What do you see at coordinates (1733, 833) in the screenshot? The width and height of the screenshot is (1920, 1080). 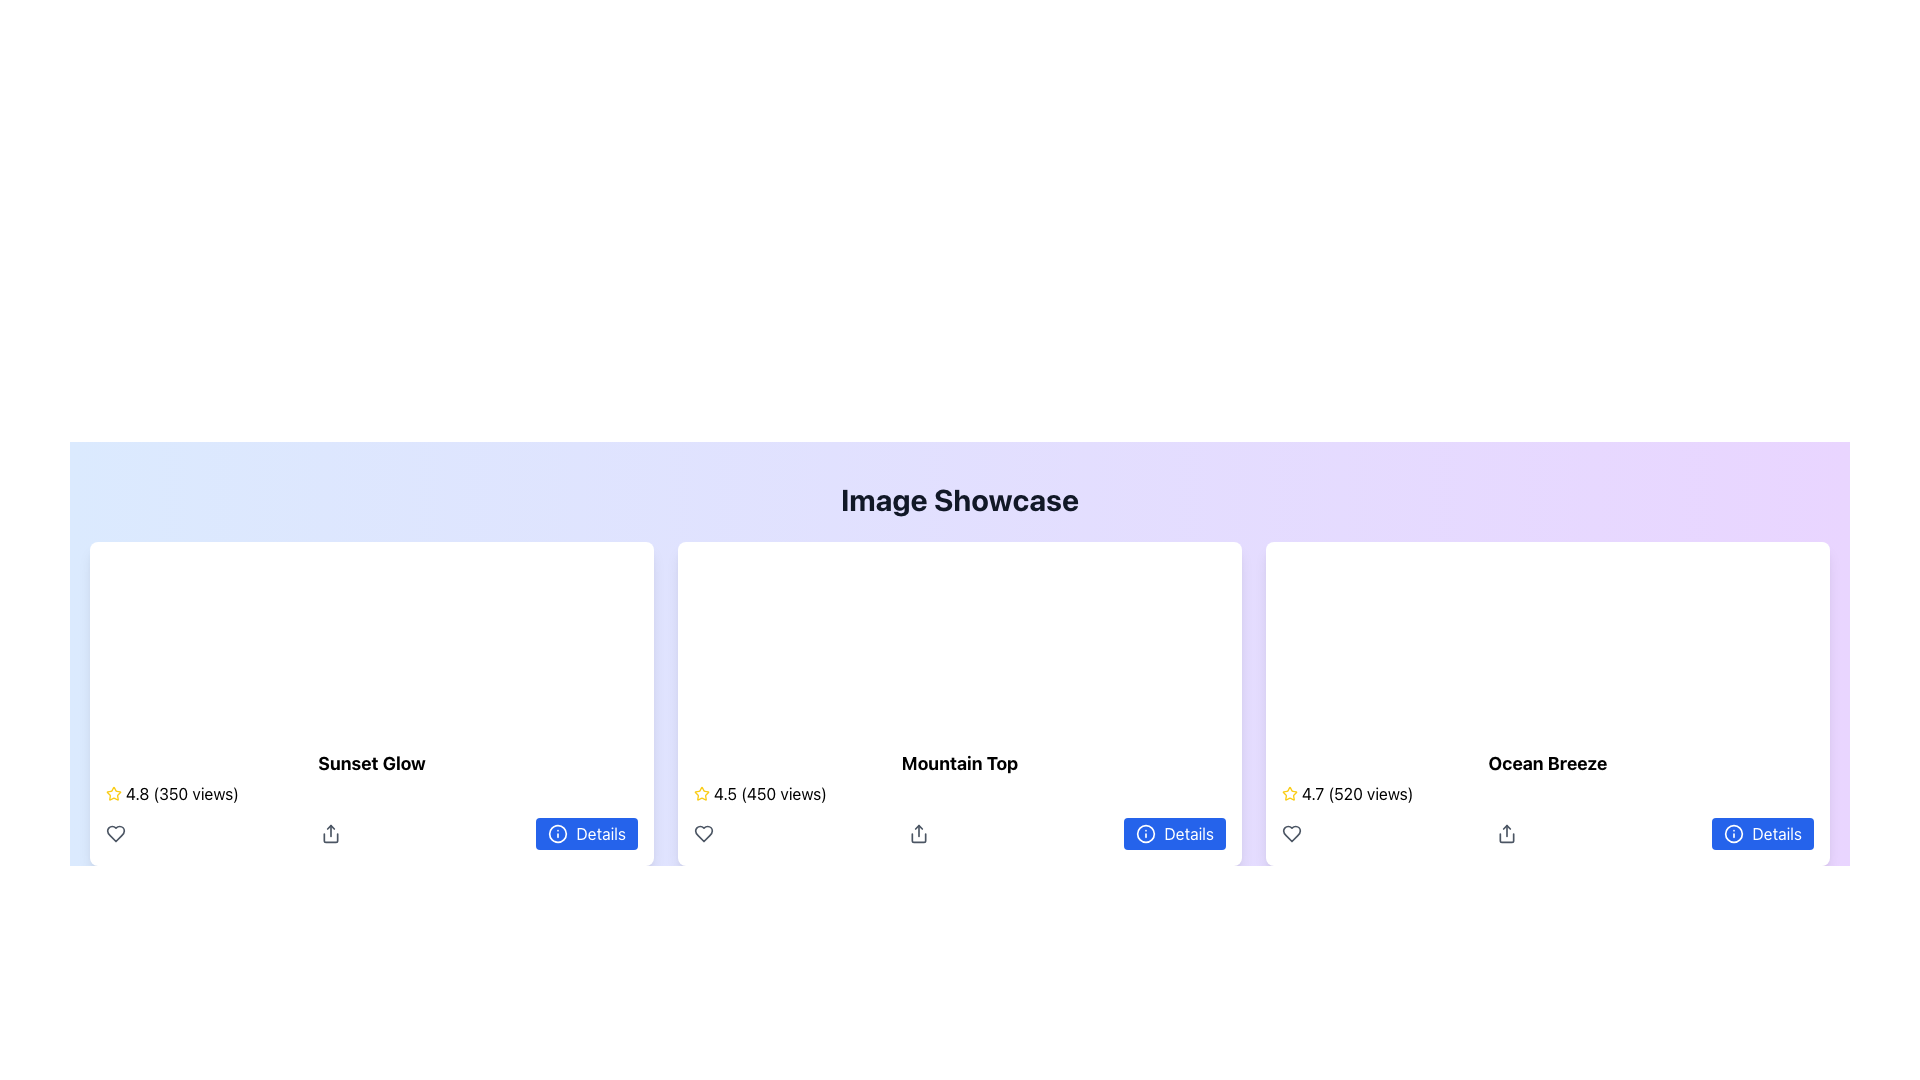 I see `the small circle within the blue circular info icon next to the 'Details' button on the card labeled 'Ocean Breeze'` at bounding box center [1733, 833].